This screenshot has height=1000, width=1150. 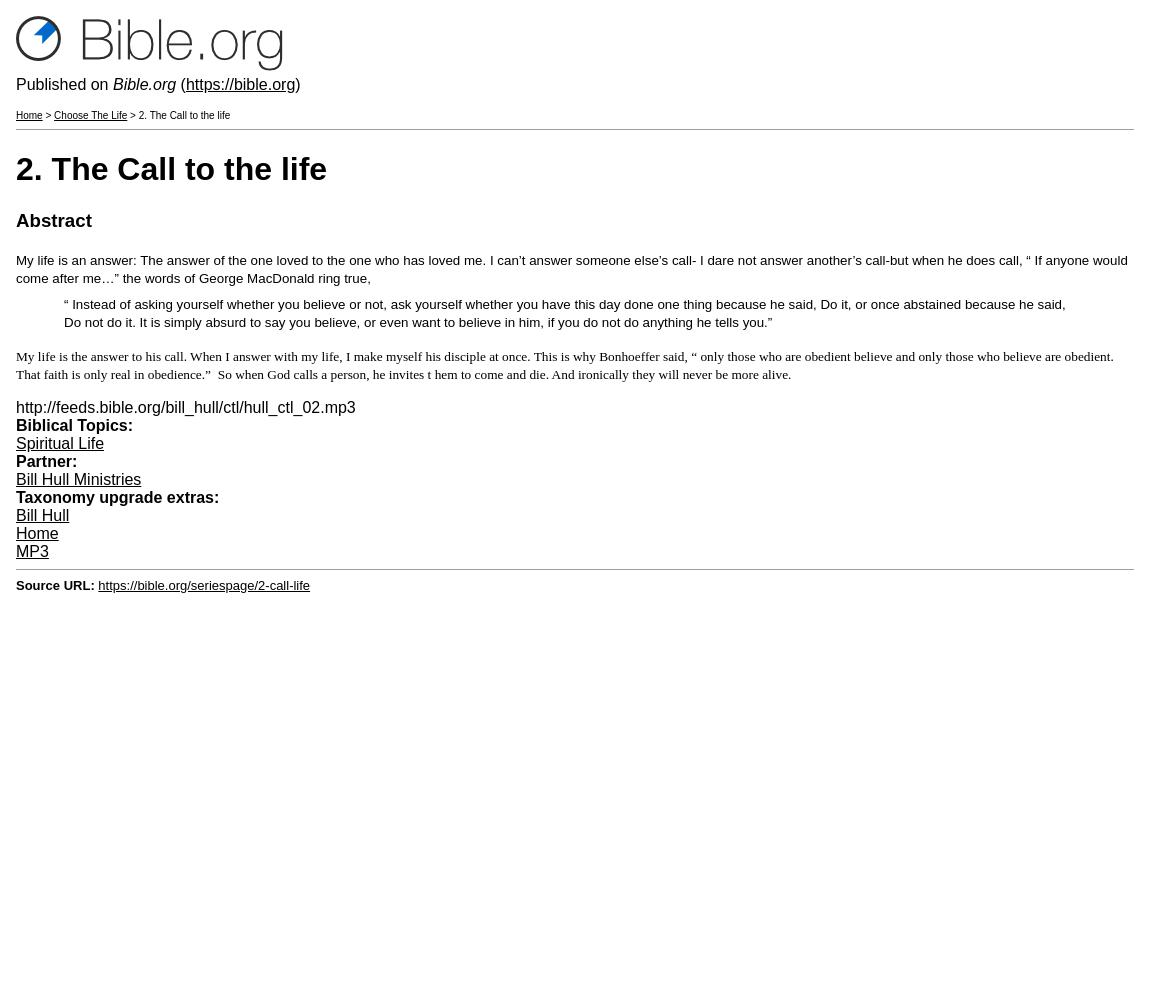 I want to click on 'Choose The Life', so click(x=89, y=114).